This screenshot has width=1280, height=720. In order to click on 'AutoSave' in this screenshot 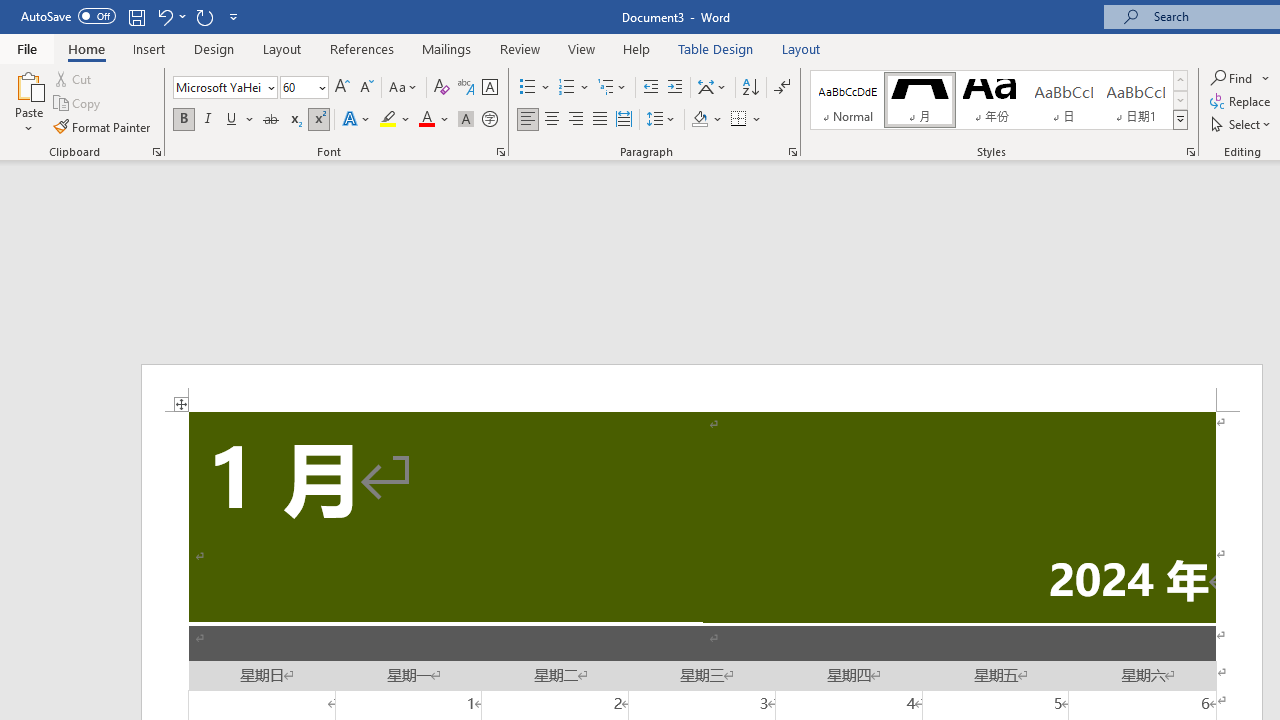, I will do `click(68, 16)`.